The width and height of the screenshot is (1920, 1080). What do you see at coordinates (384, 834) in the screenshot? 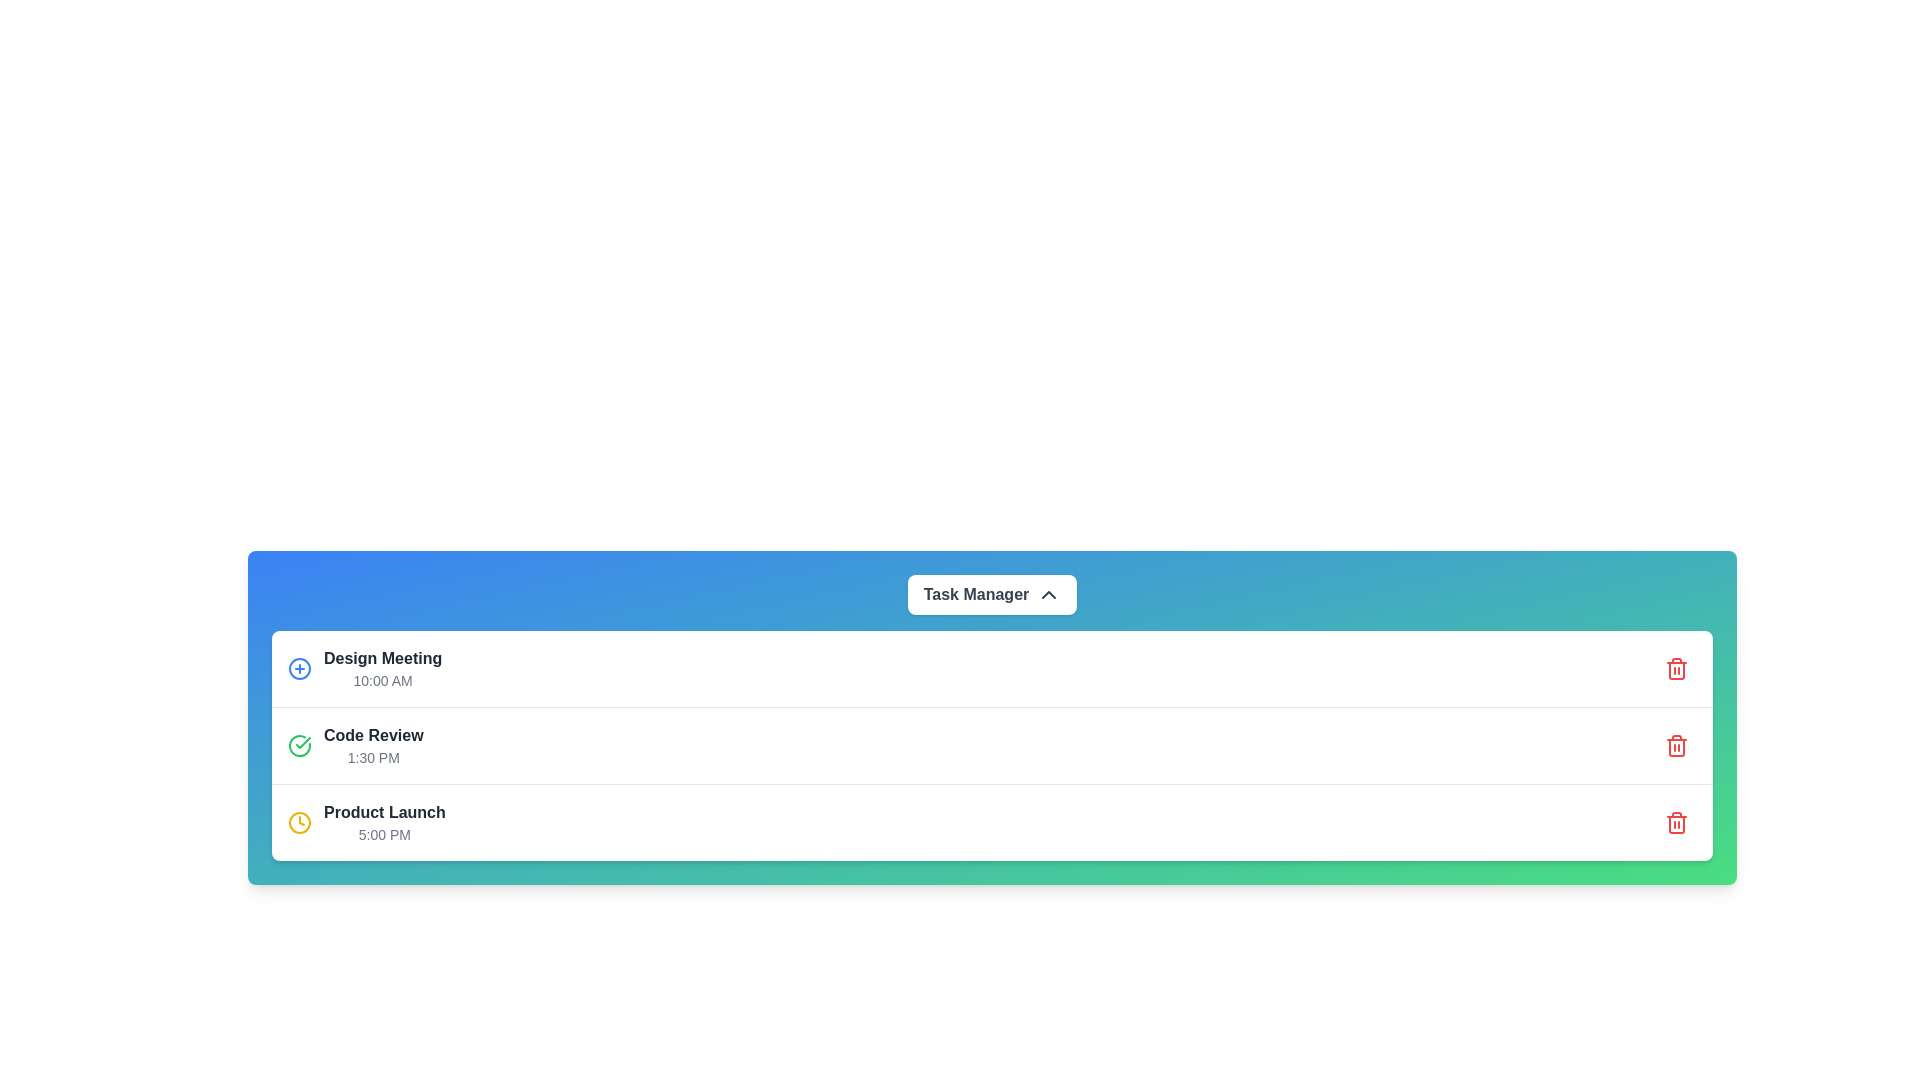
I see `the text element displaying '5:00 PM', which is styled in gray and positioned below the label 'Product Launch'` at bounding box center [384, 834].